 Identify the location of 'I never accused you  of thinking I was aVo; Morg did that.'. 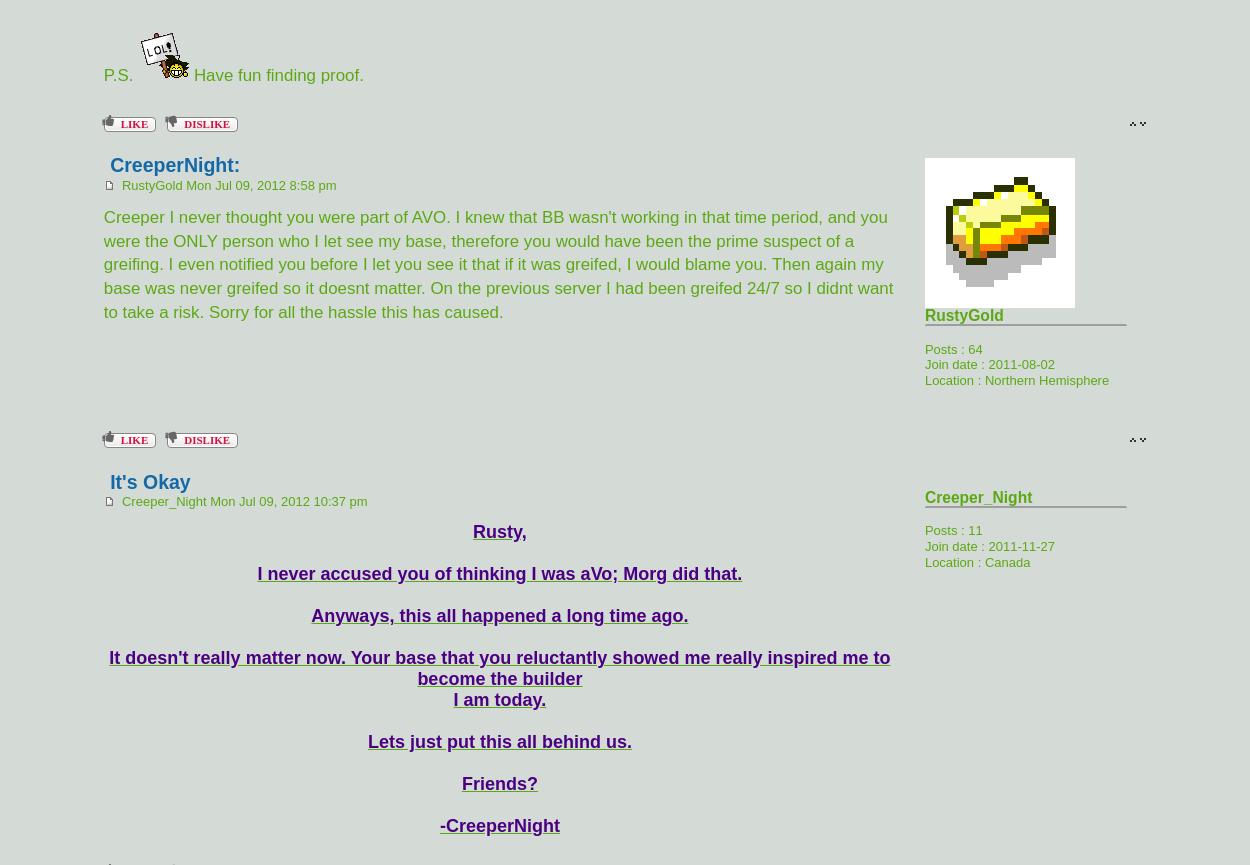
(498, 573).